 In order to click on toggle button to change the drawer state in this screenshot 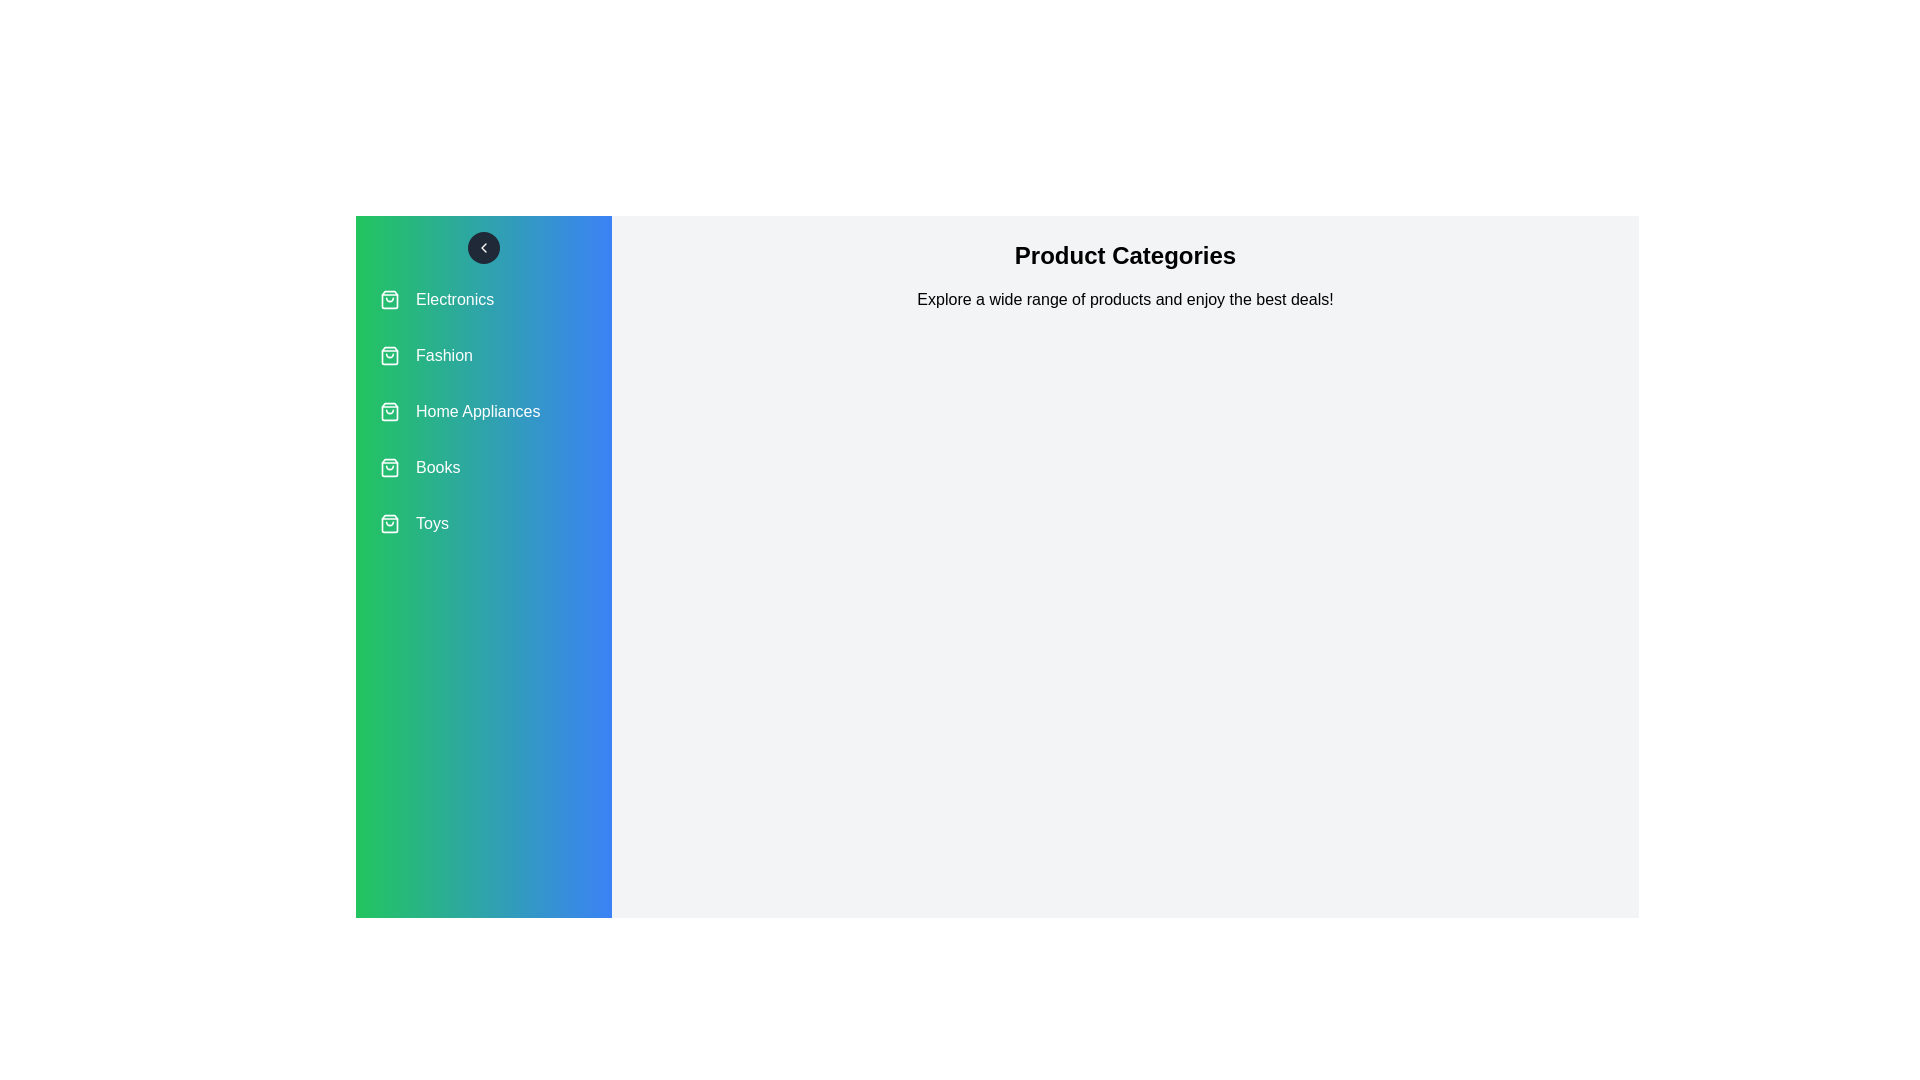, I will do `click(484, 246)`.